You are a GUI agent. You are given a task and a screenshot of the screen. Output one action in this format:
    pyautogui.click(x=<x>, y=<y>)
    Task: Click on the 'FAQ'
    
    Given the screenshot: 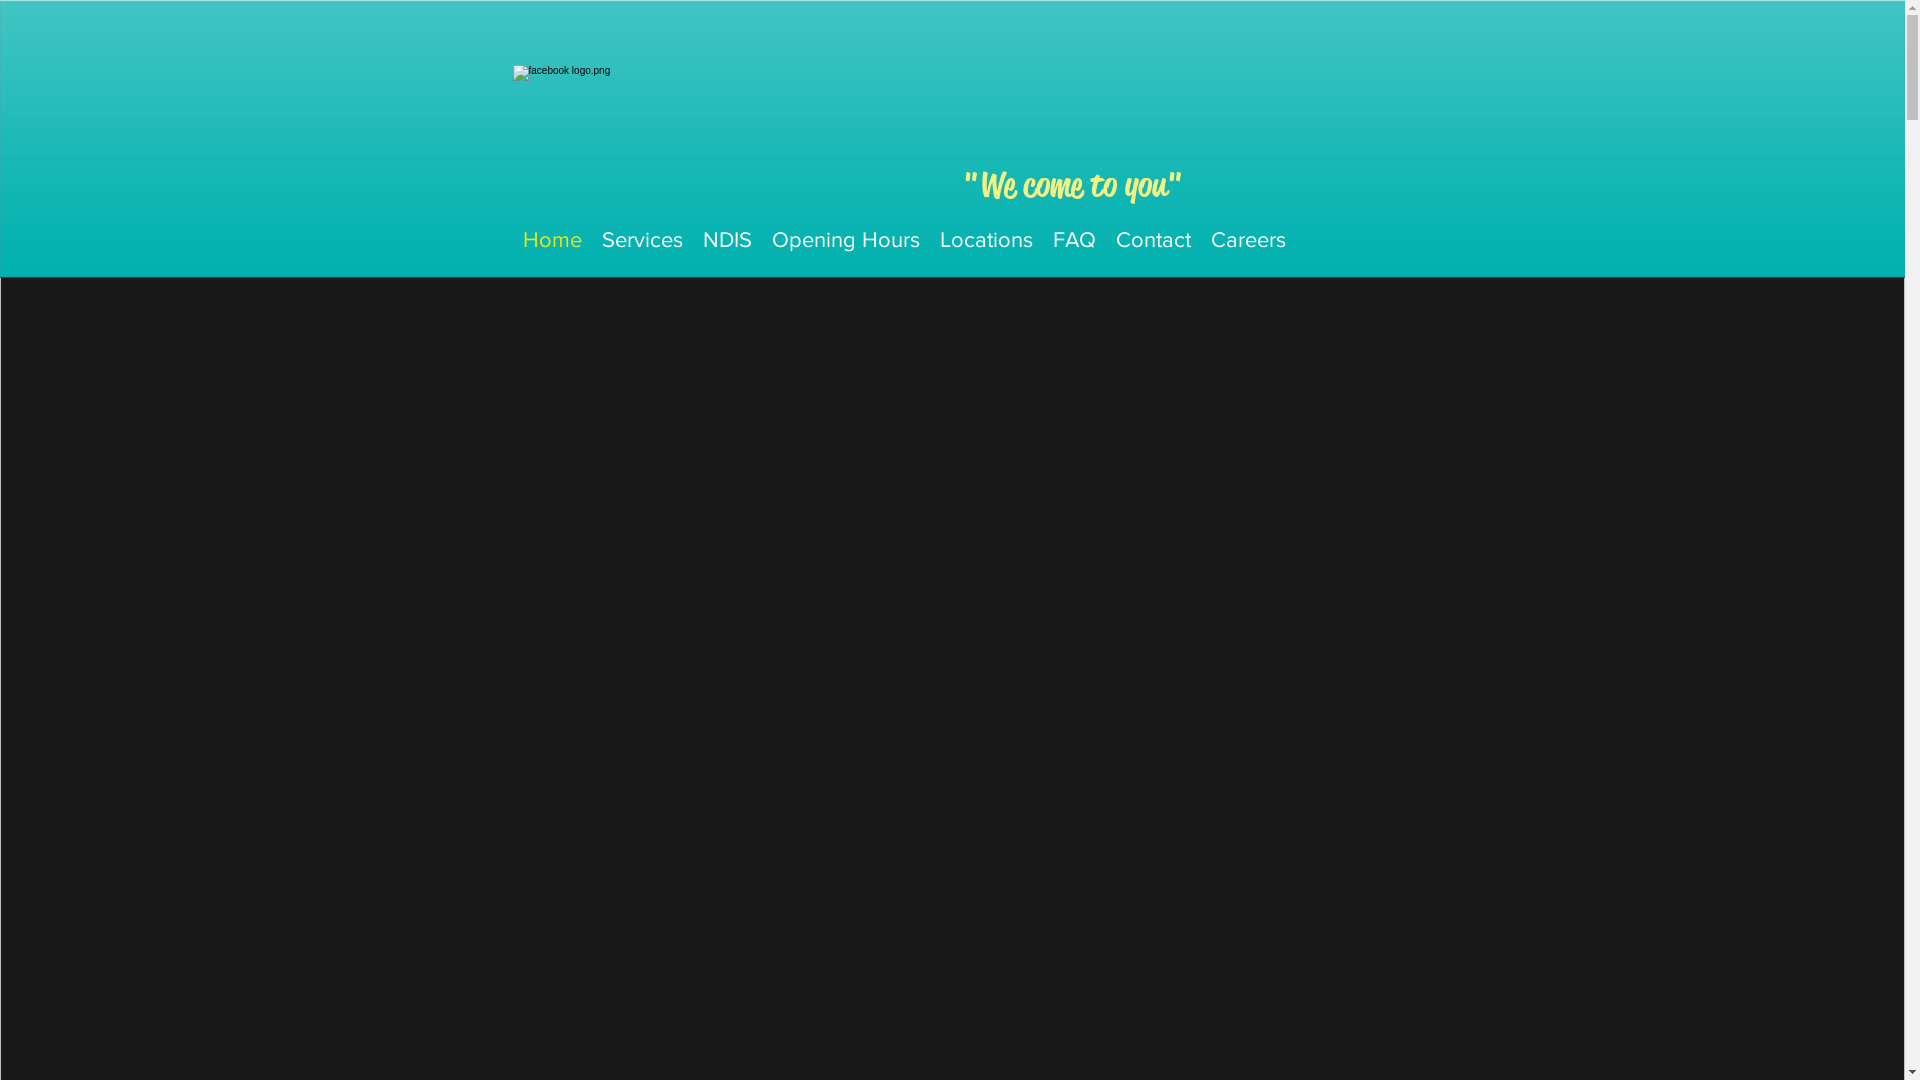 What is the action you would take?
    pyautogui.click(x=1072, y=238)
    